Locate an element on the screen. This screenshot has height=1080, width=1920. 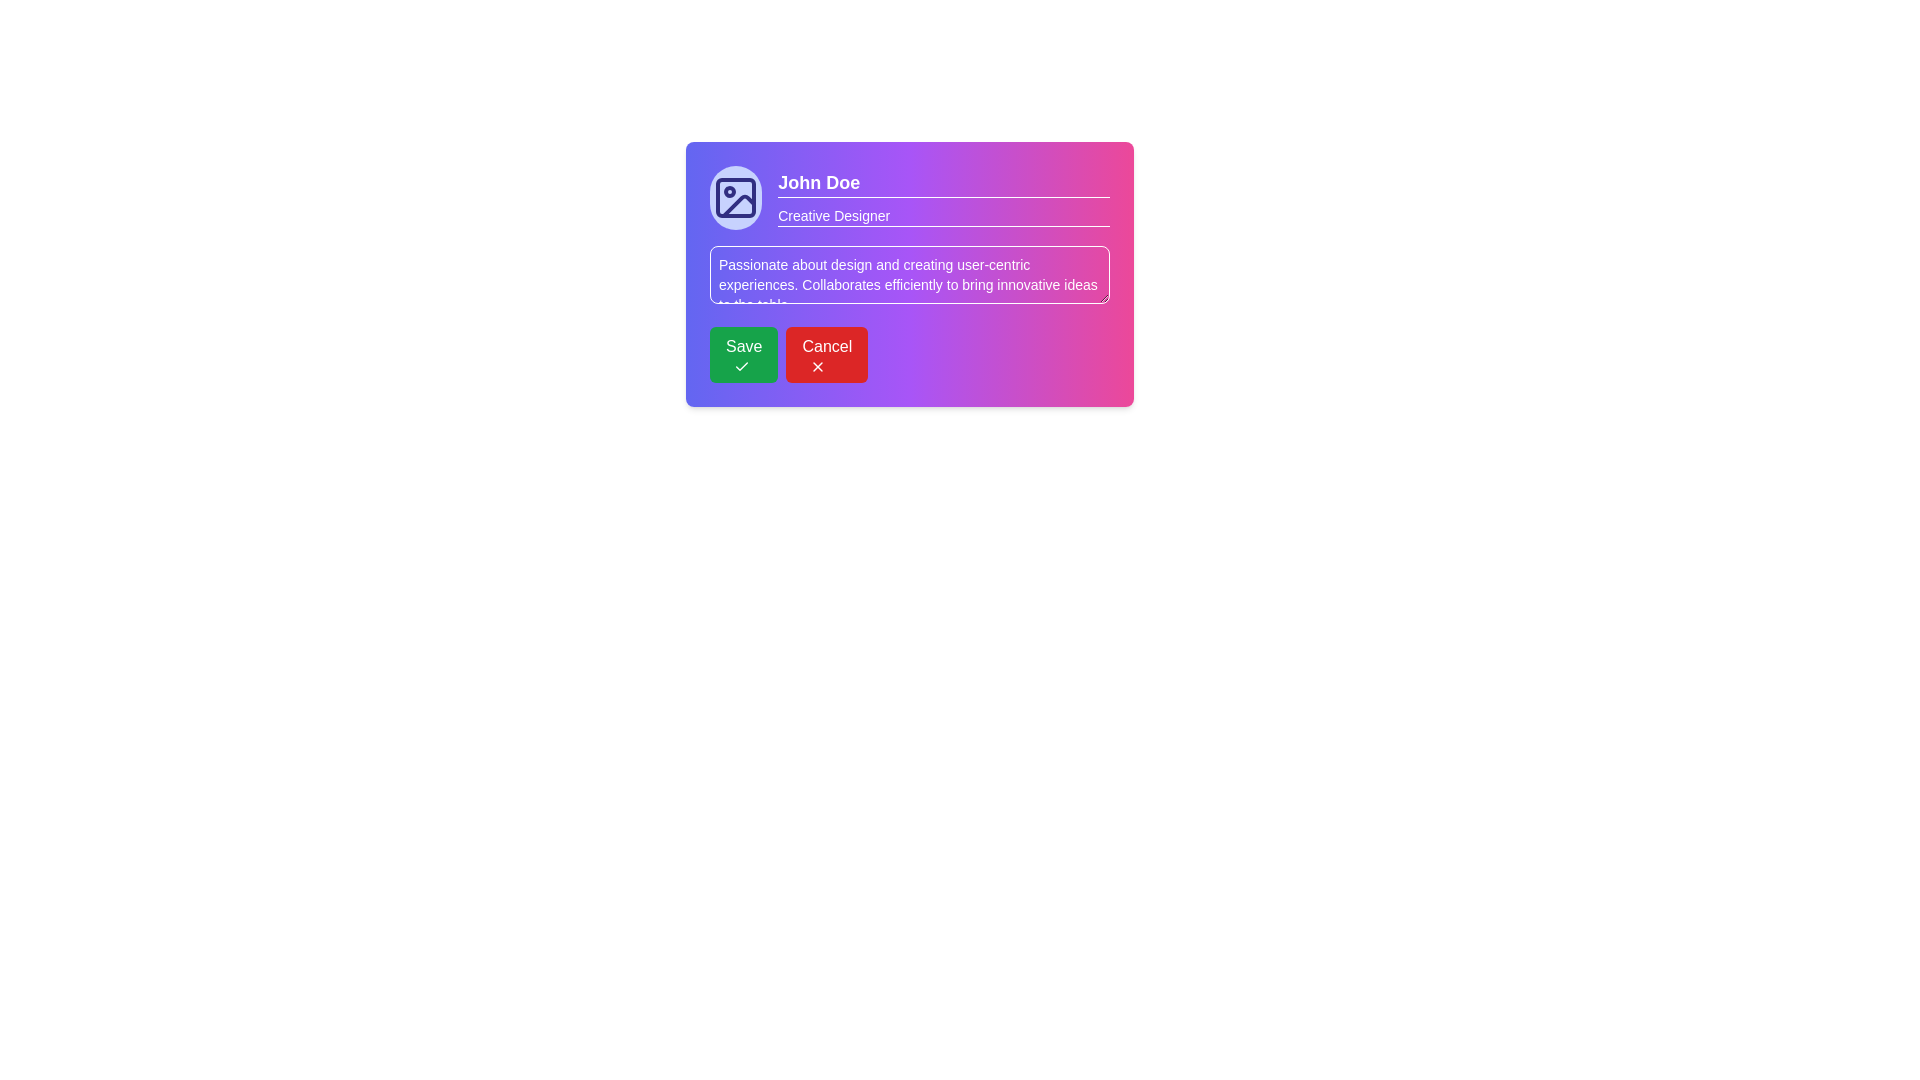
the cross (X) icon with a red background located within the 'Cancel' button on the lower right corner of the card layout is located at coordinates (818, 366).